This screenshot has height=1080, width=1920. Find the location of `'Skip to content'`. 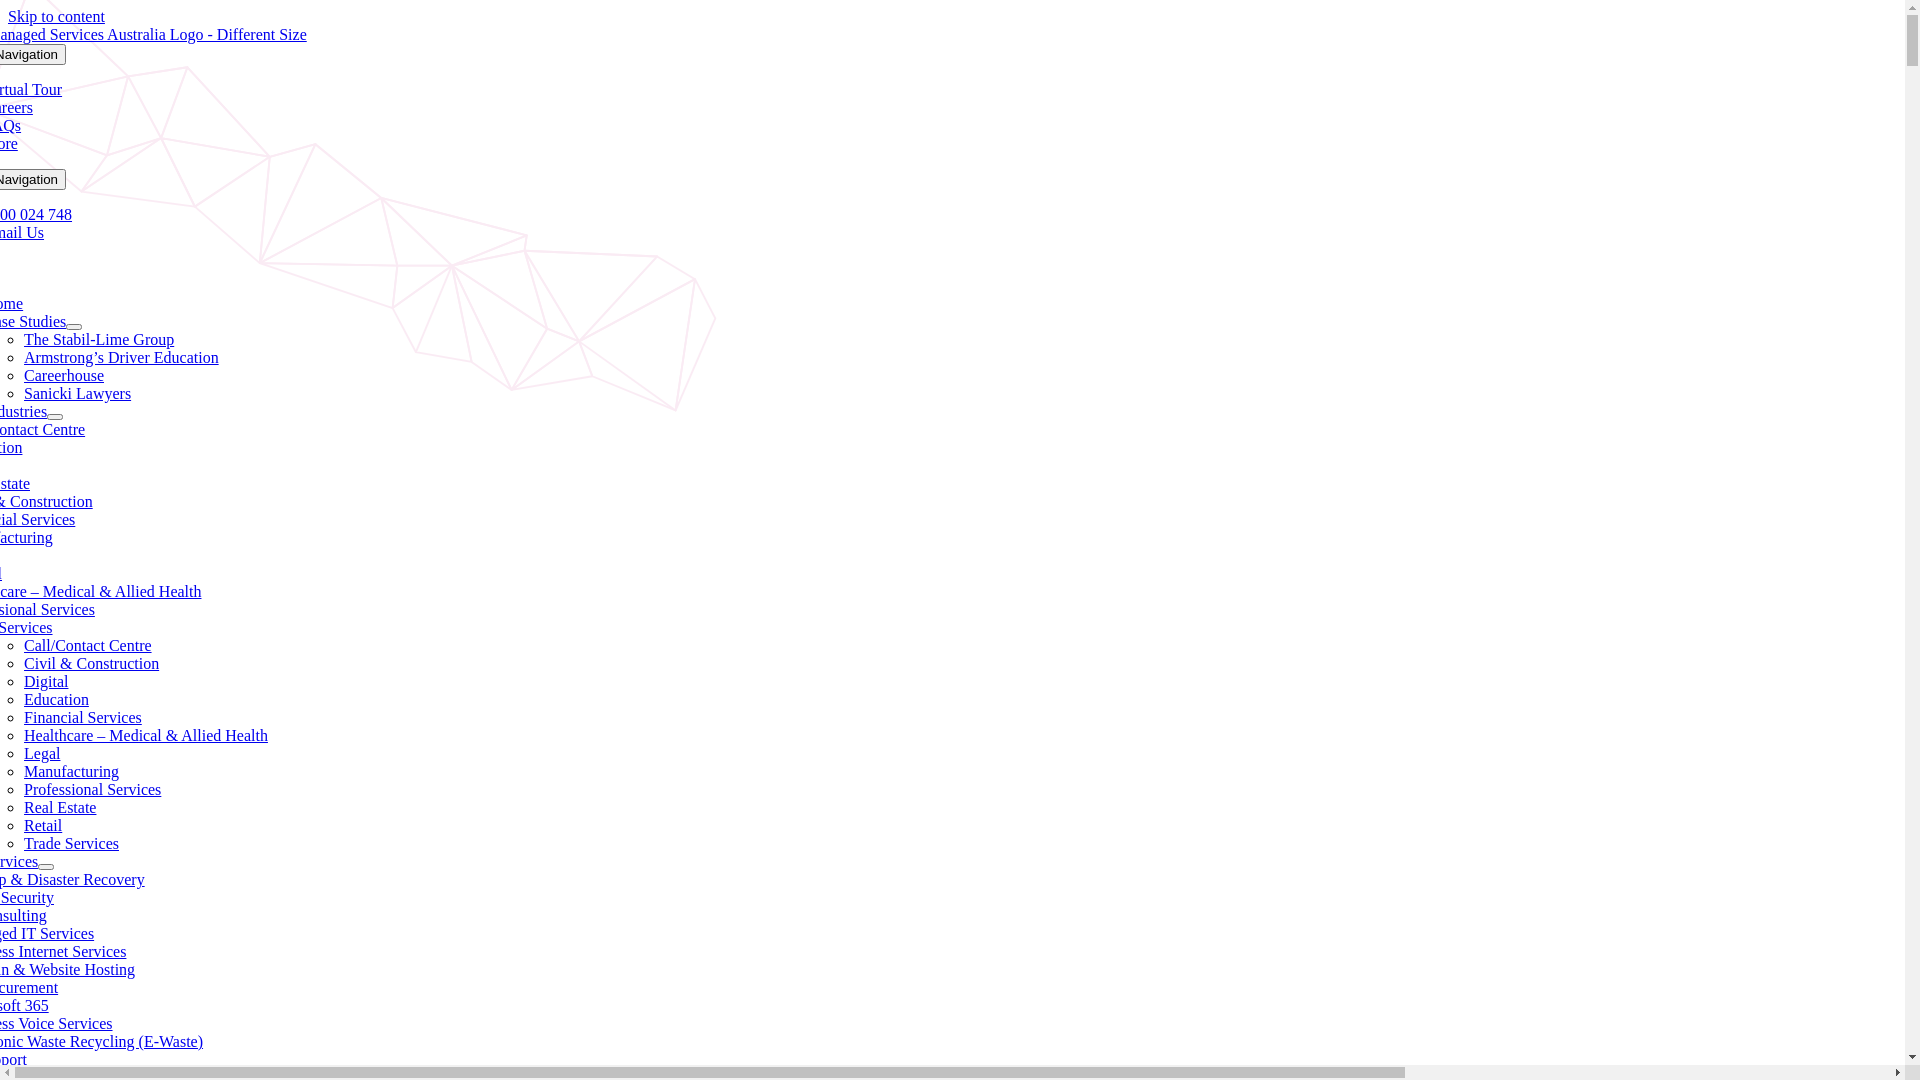

'Skip to content' is located at coordinates (56, 16).